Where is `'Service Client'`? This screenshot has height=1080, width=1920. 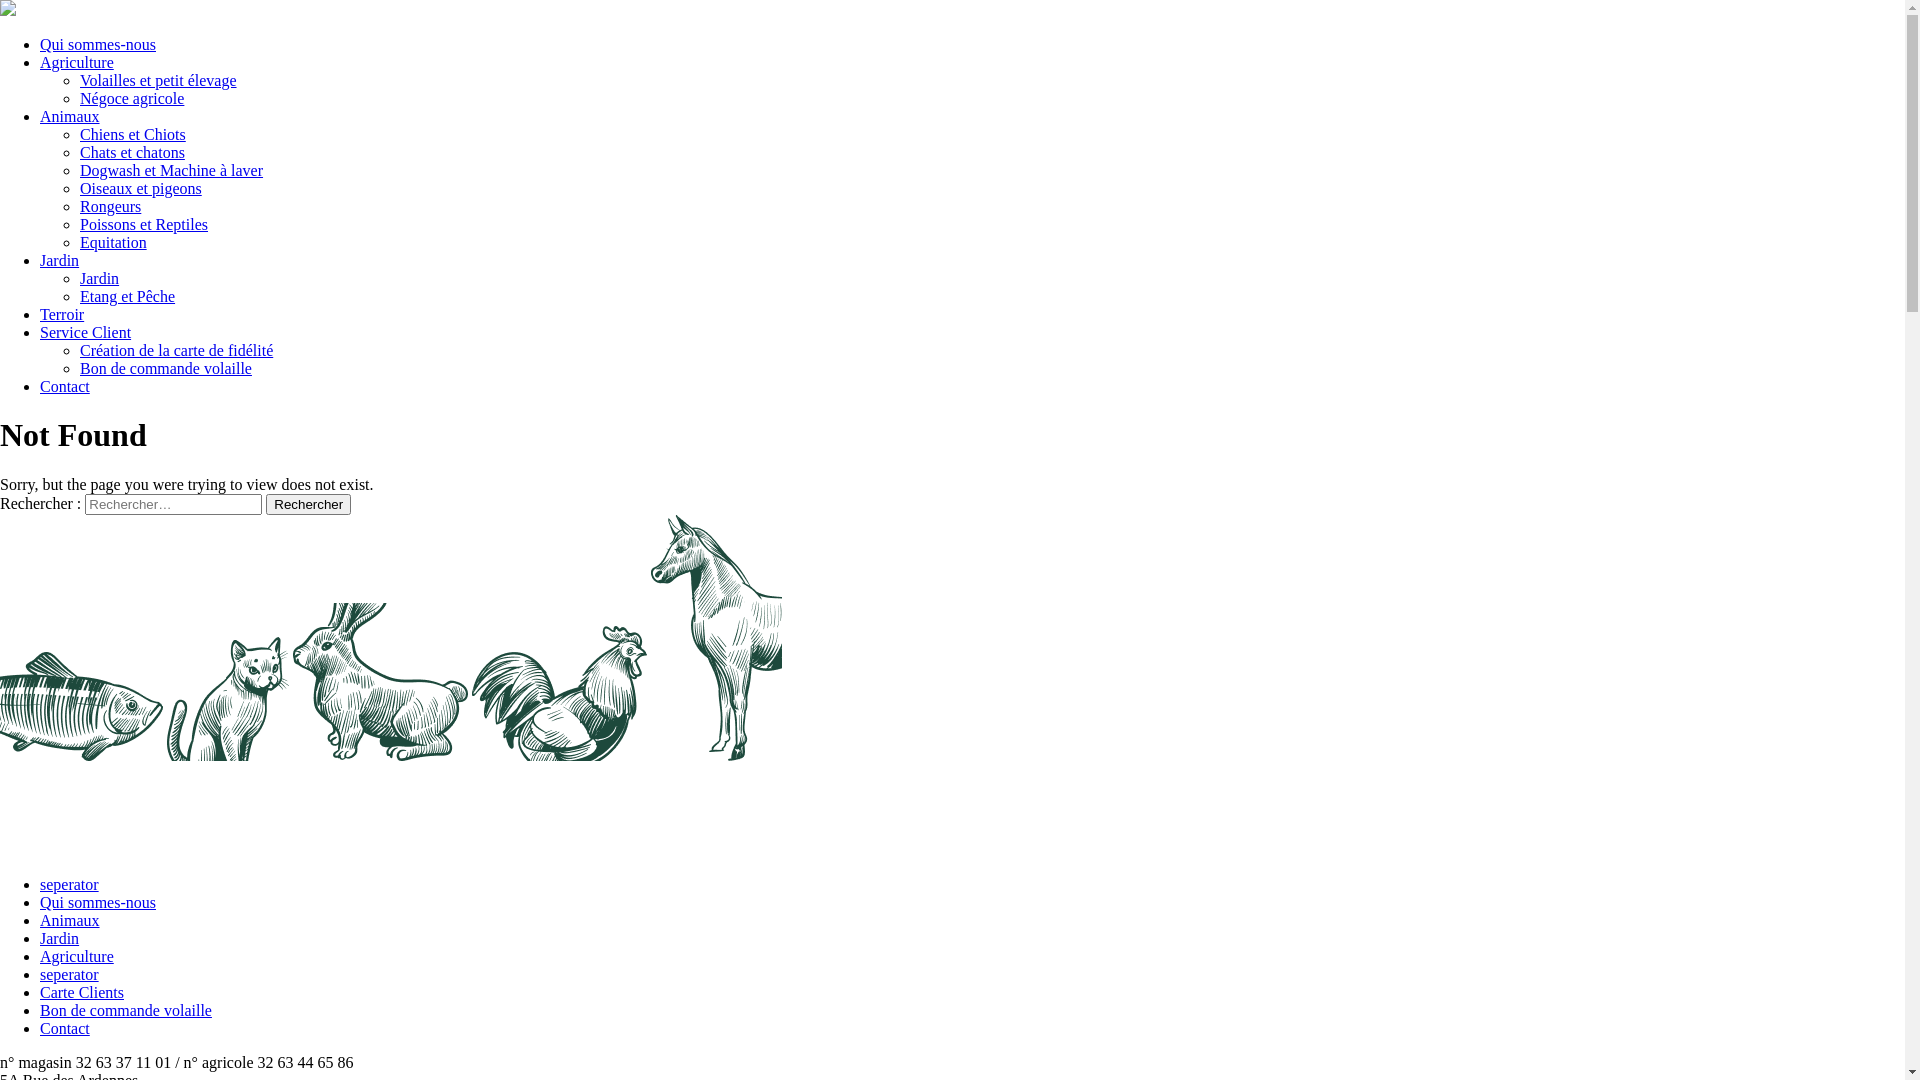
'Service Client' is located at coordinates (84, 331).